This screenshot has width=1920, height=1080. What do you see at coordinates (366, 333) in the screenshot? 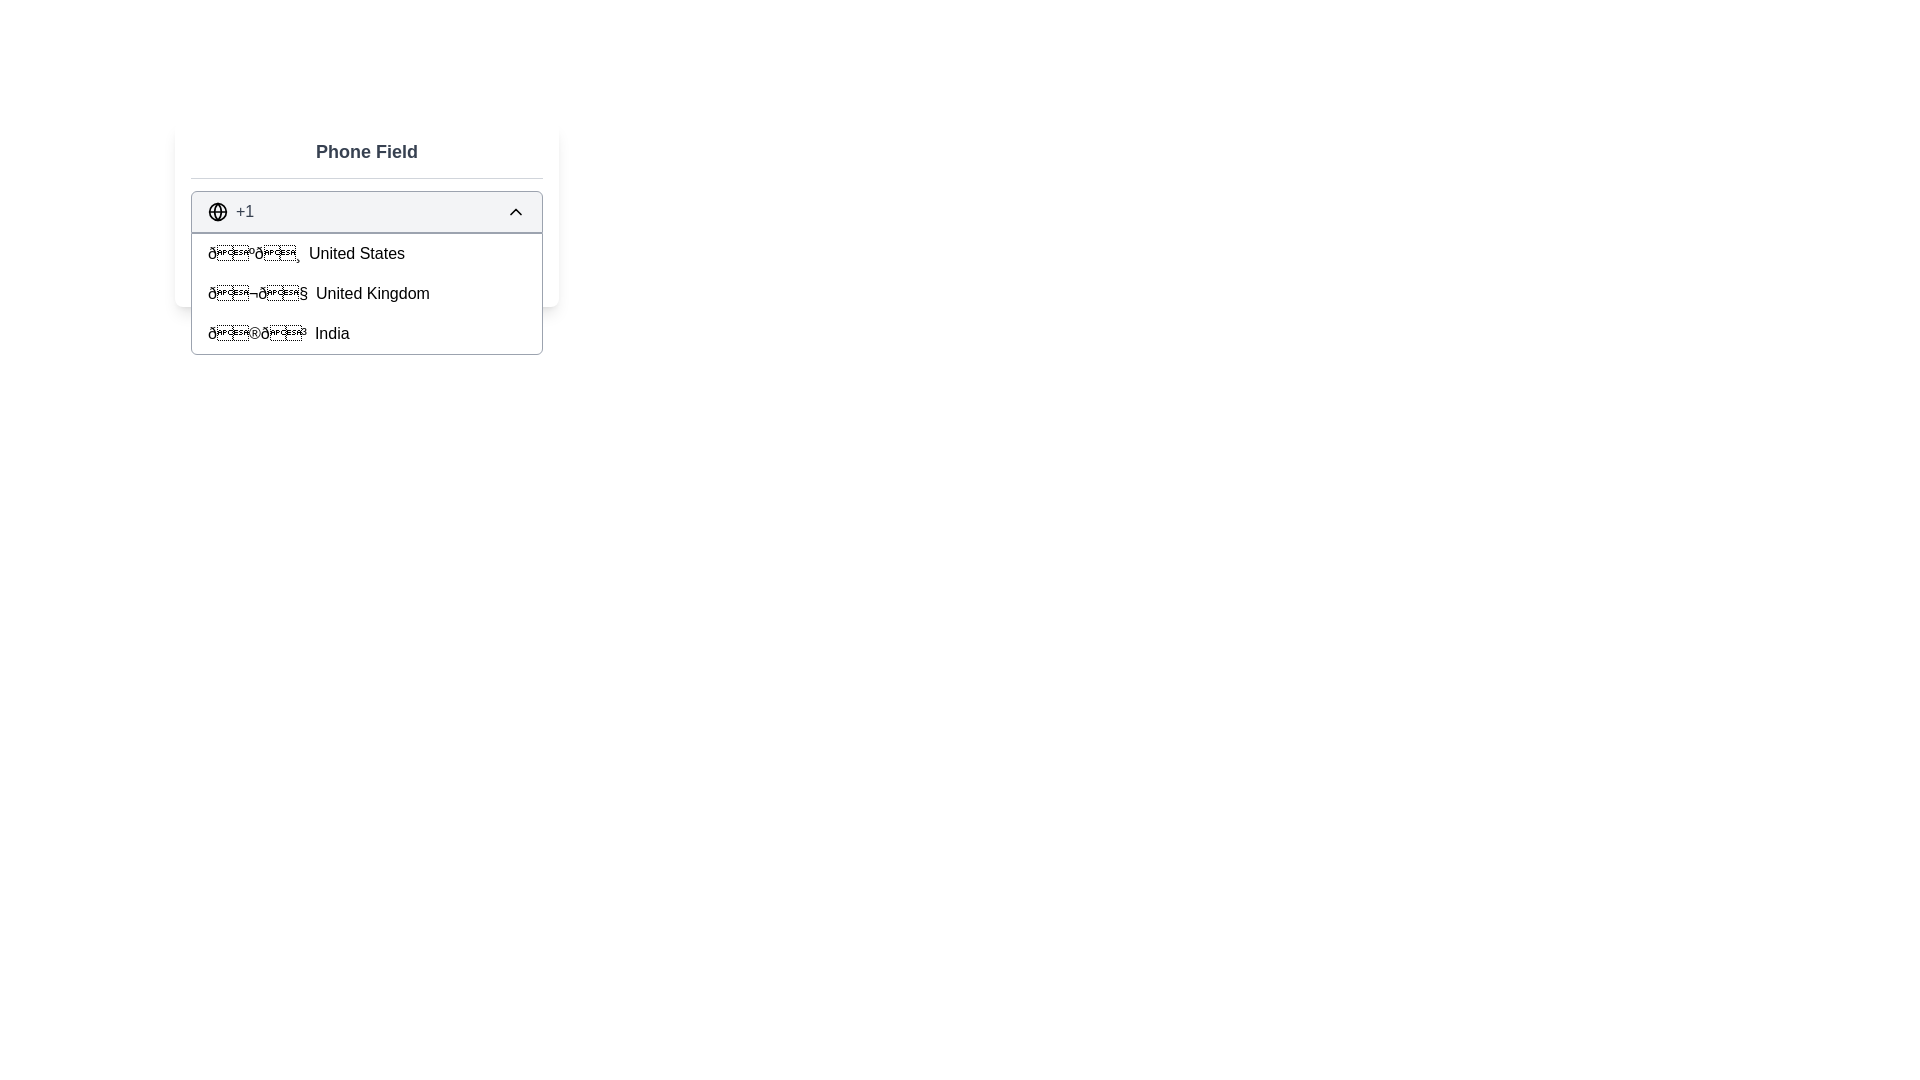
I see `the list item displaying a flag emoji followed by the word 'India'` at bounding box center [366, 333].